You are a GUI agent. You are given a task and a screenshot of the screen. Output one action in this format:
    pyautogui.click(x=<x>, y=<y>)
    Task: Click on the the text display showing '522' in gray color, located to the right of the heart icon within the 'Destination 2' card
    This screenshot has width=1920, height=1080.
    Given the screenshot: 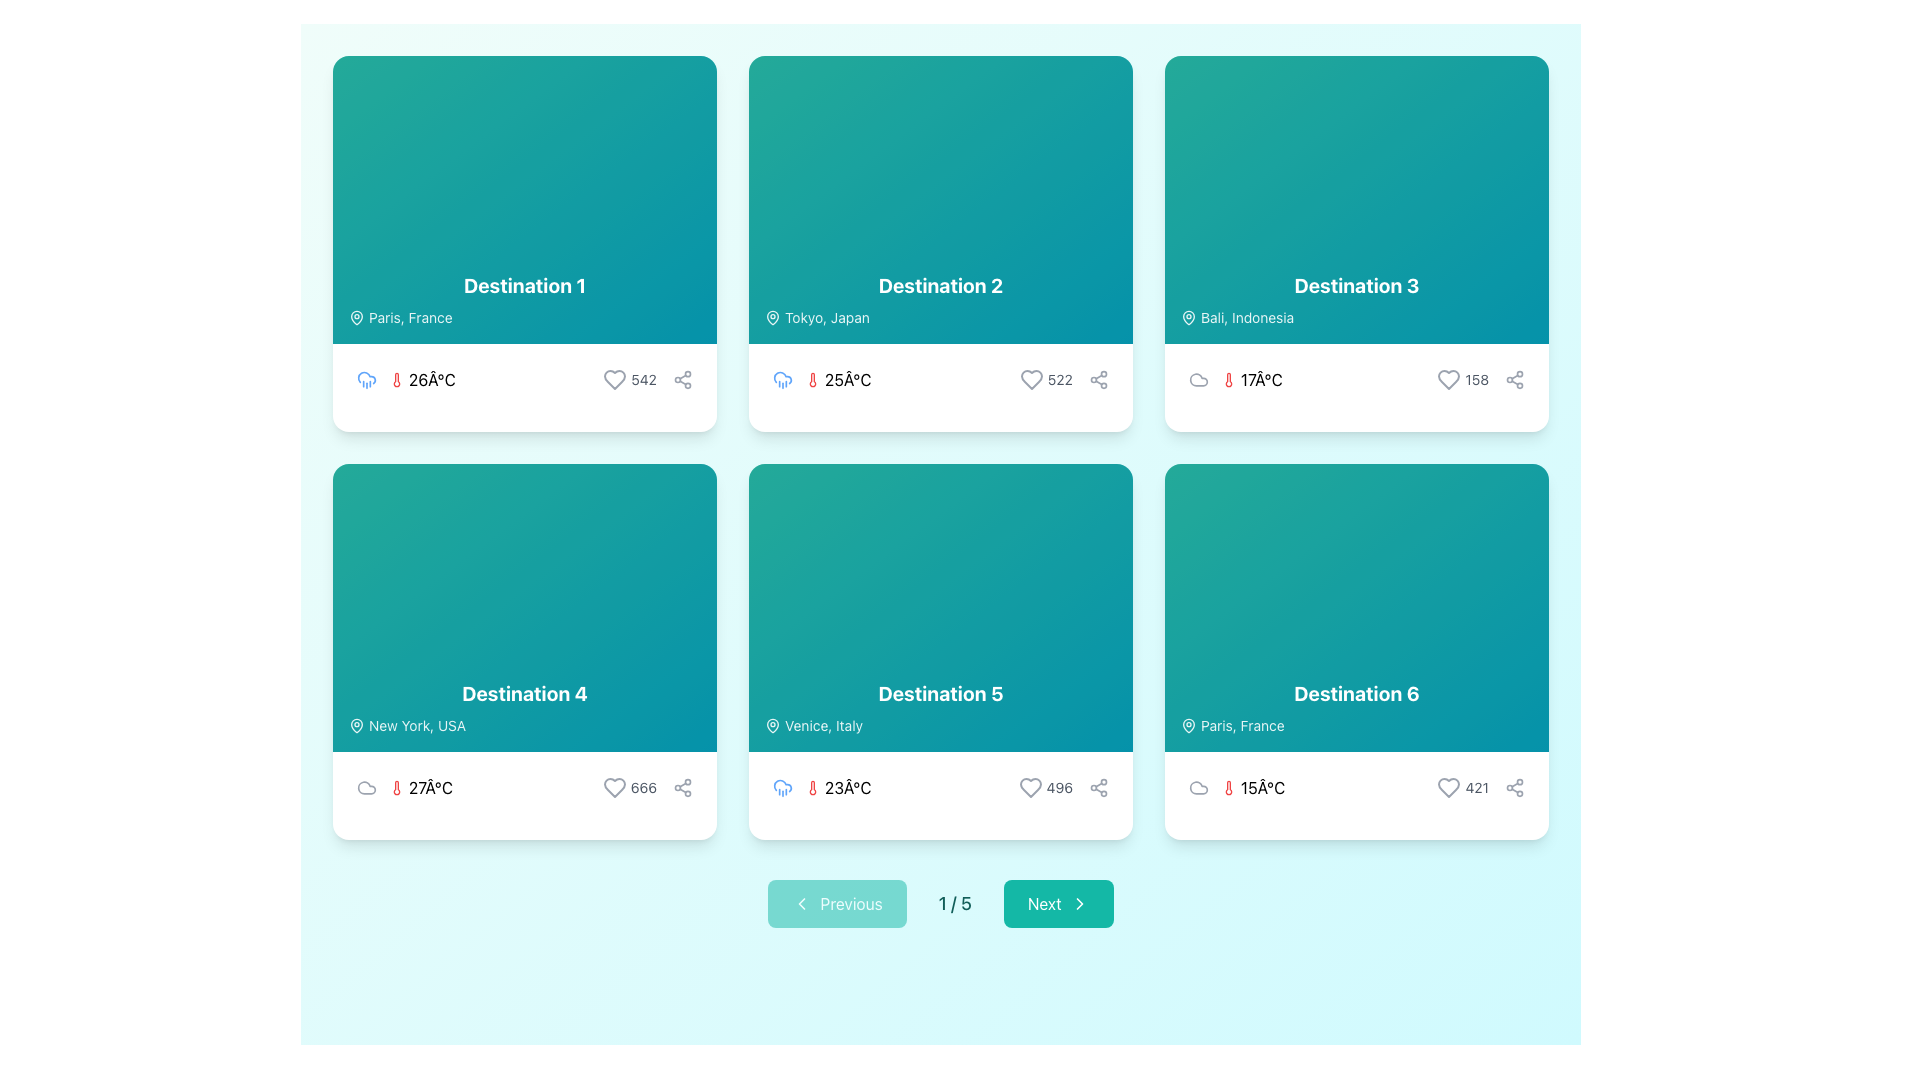 What is the action you would take?
    pyautogui.click(x=1059, y=380)
    